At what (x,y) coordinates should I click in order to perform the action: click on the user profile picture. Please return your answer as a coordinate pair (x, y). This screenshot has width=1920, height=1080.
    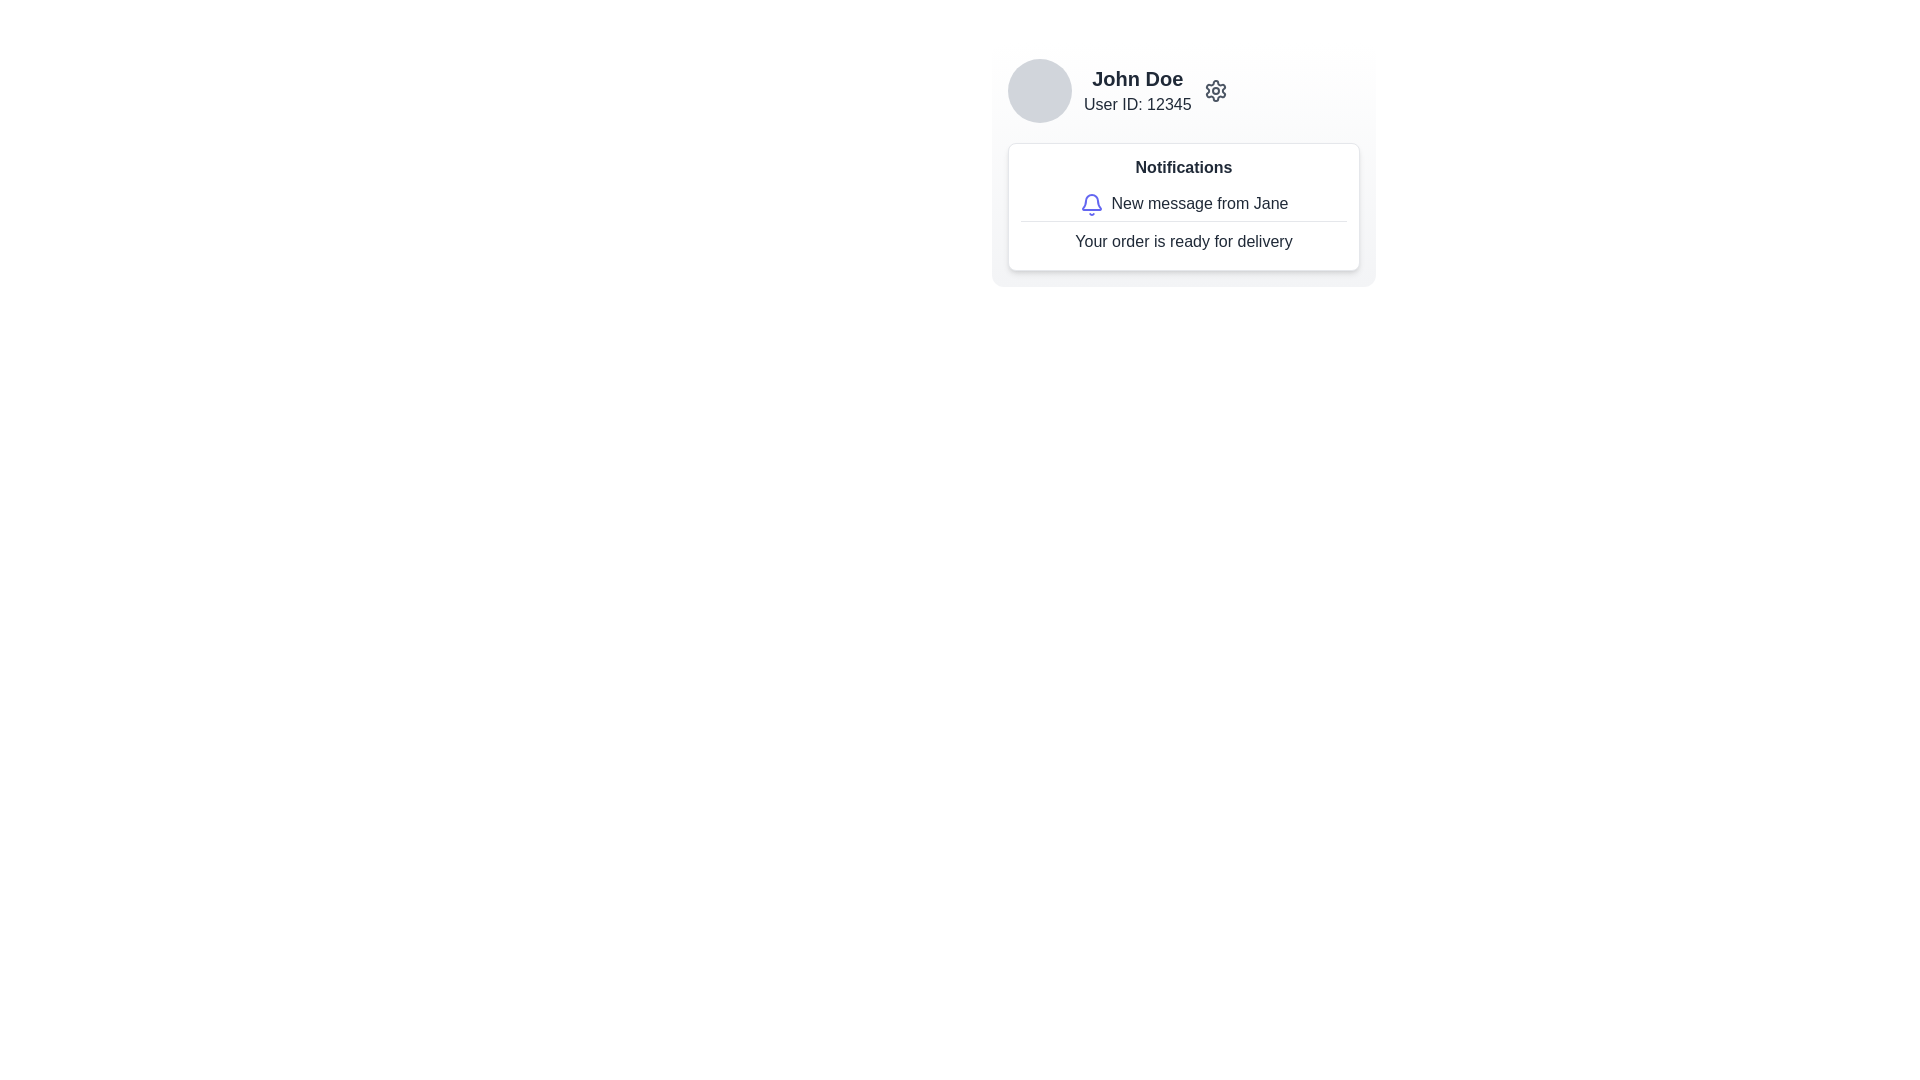
    Looking at the image, I should click on (1040, 91).